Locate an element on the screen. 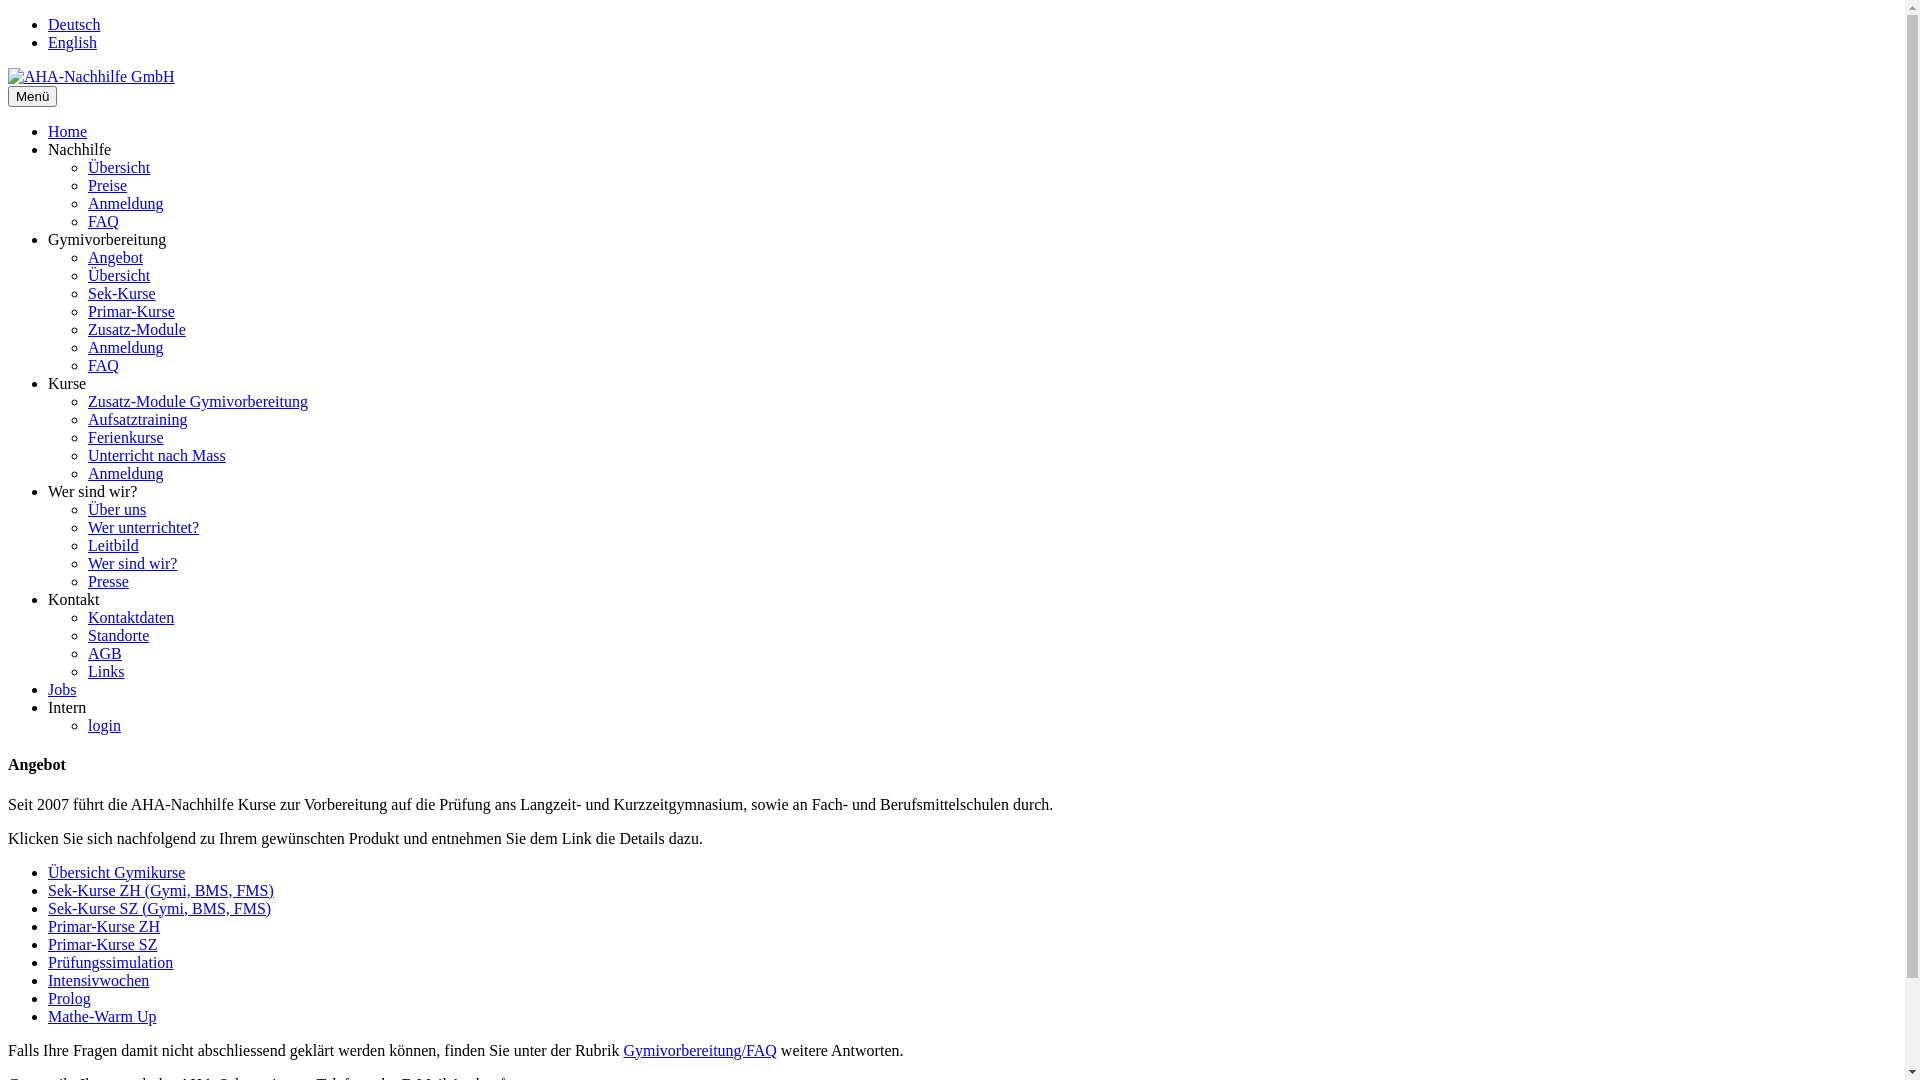  'login' is located at coordinates (103, 725).